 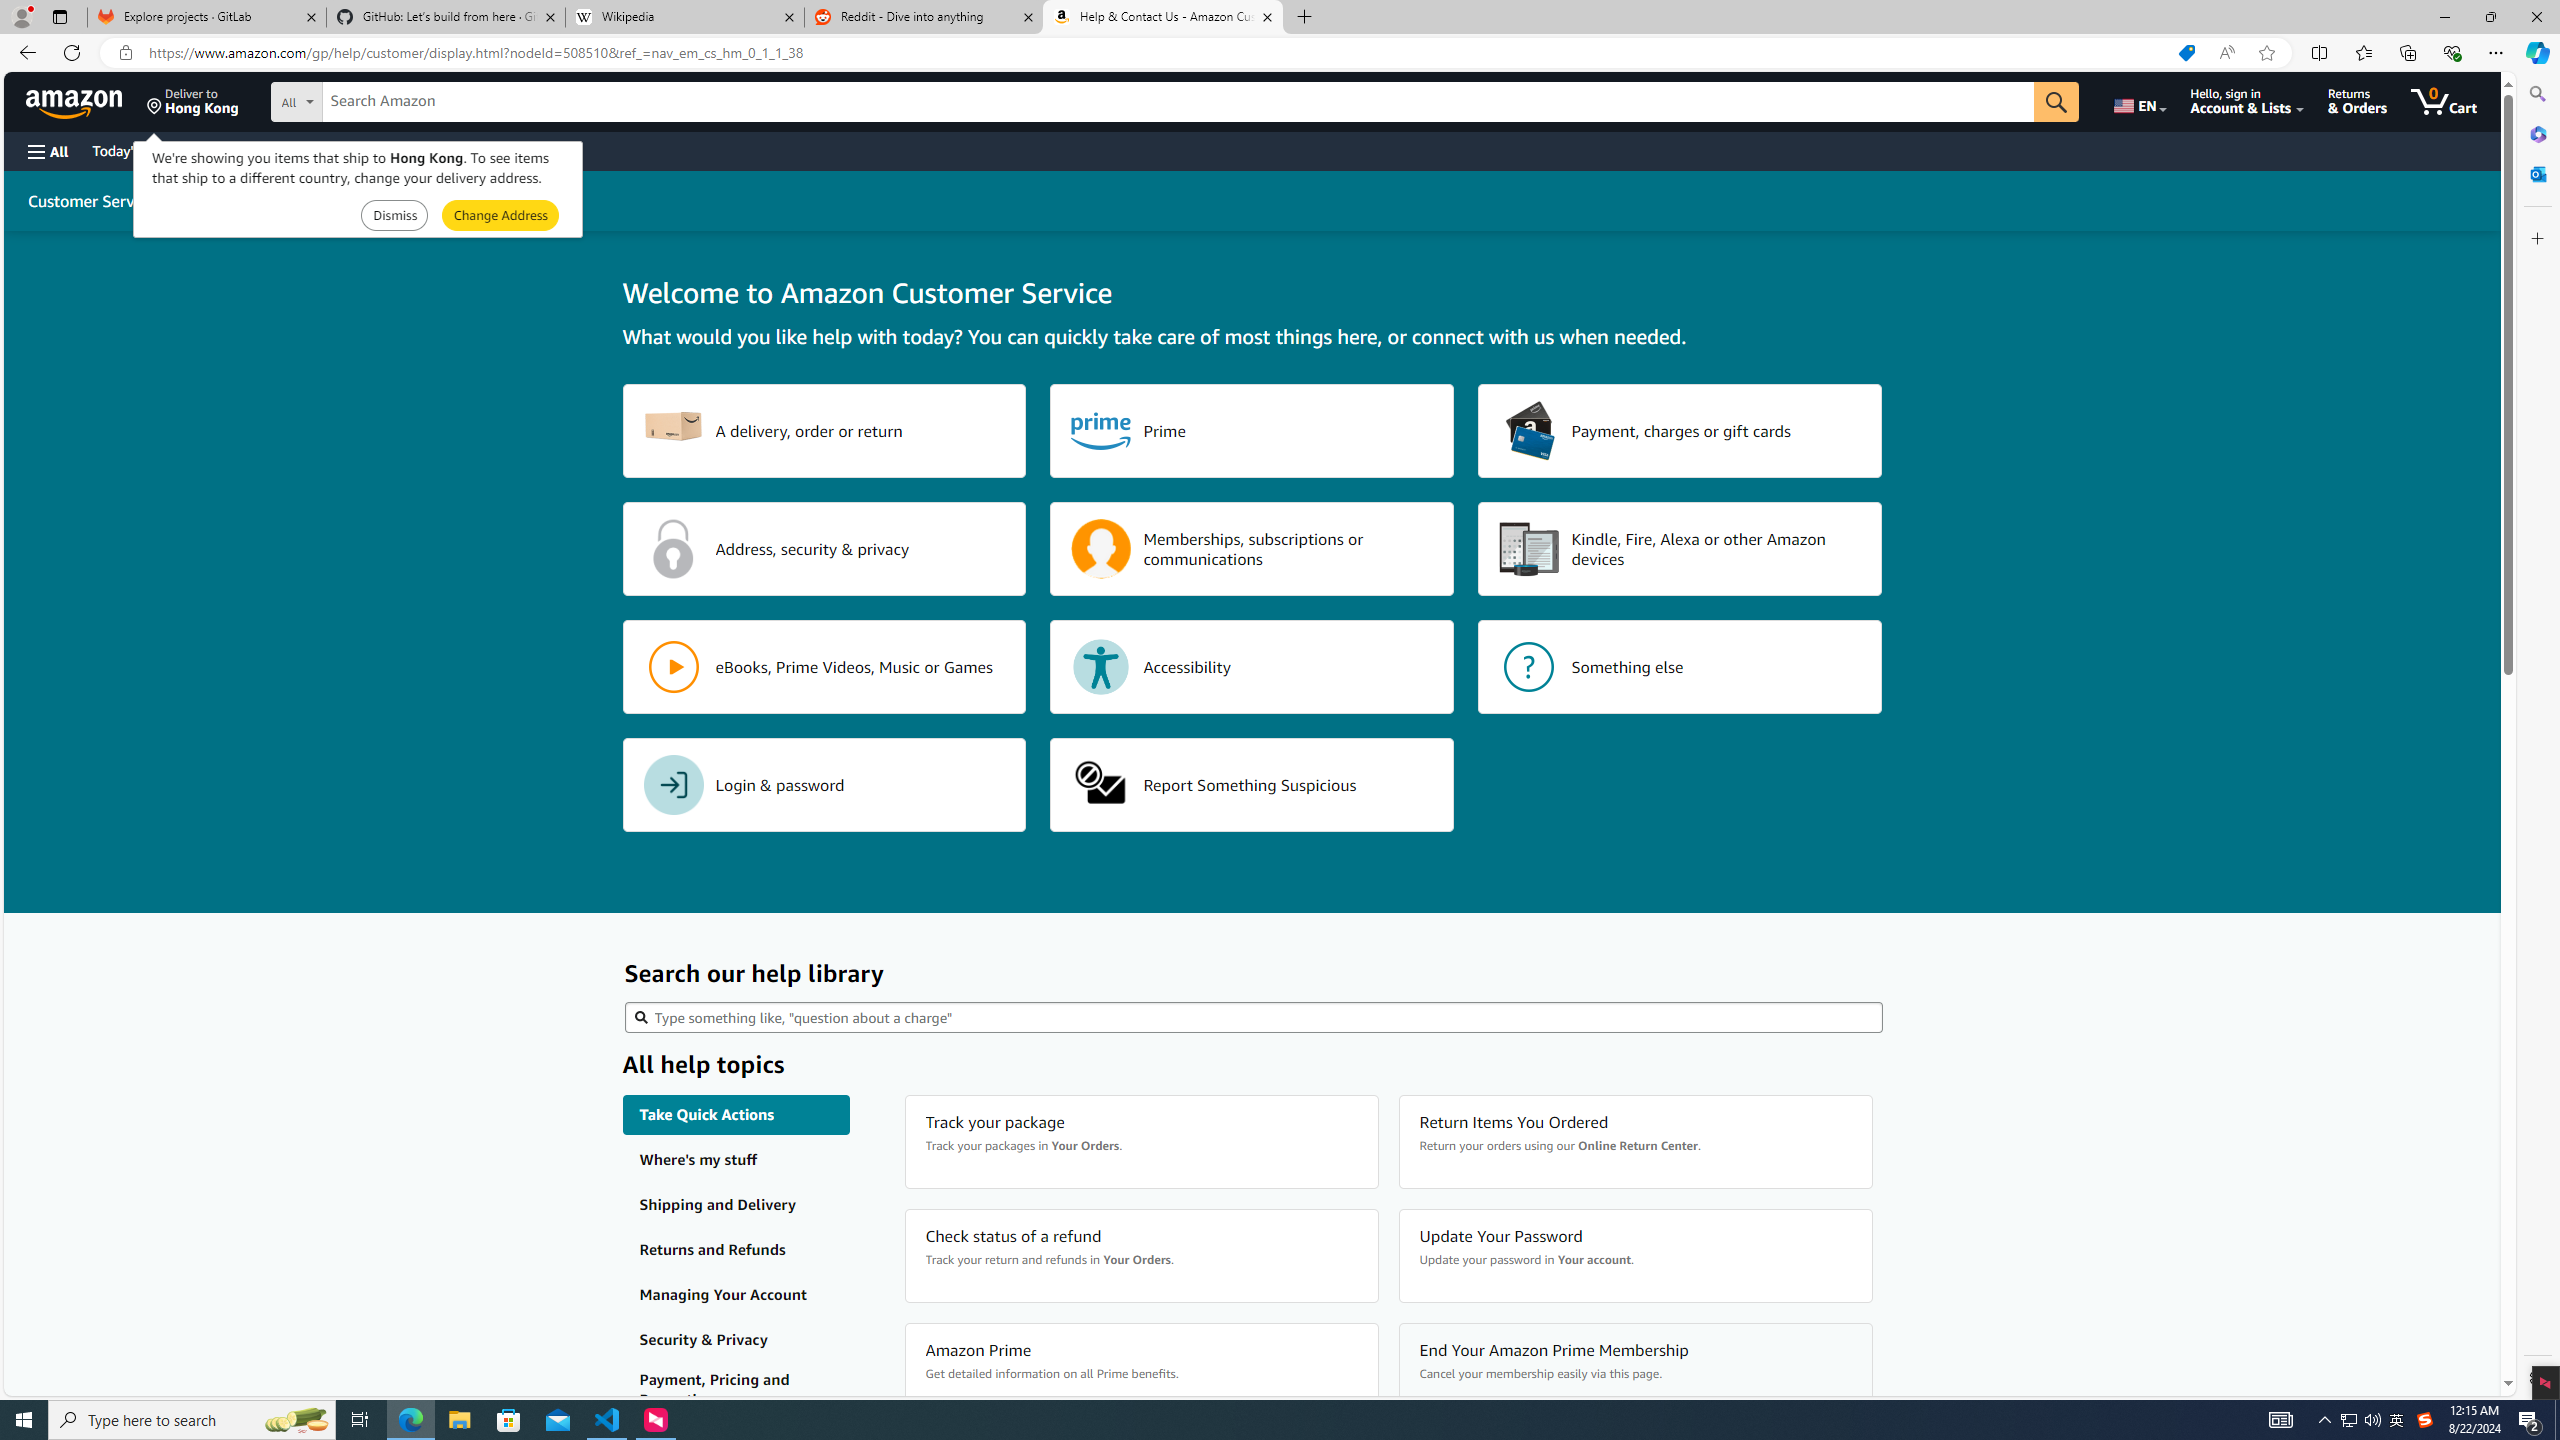 I want to click on 'Something else', so click(x=1679, y=666).